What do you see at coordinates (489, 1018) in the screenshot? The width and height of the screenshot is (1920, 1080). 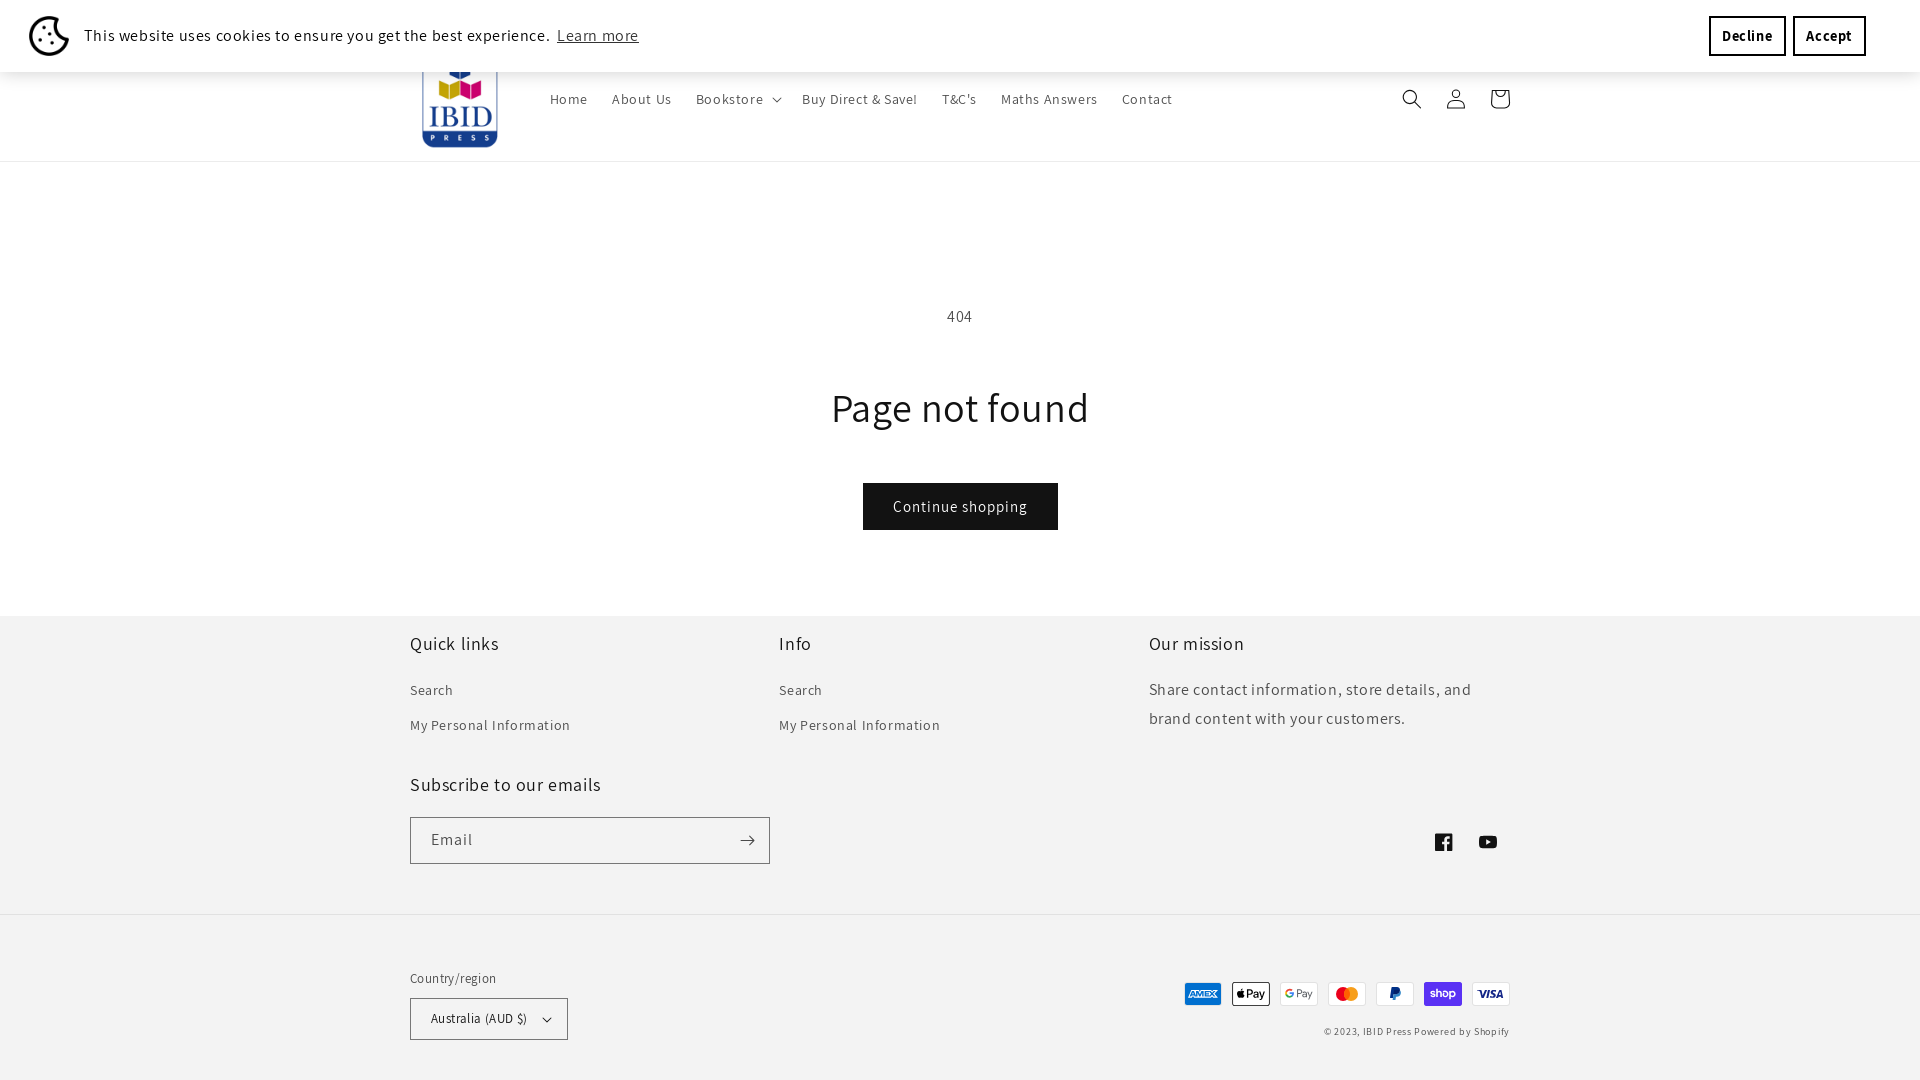 I see `'Australia (AUD $)'` at bounding box center [489, 1018].